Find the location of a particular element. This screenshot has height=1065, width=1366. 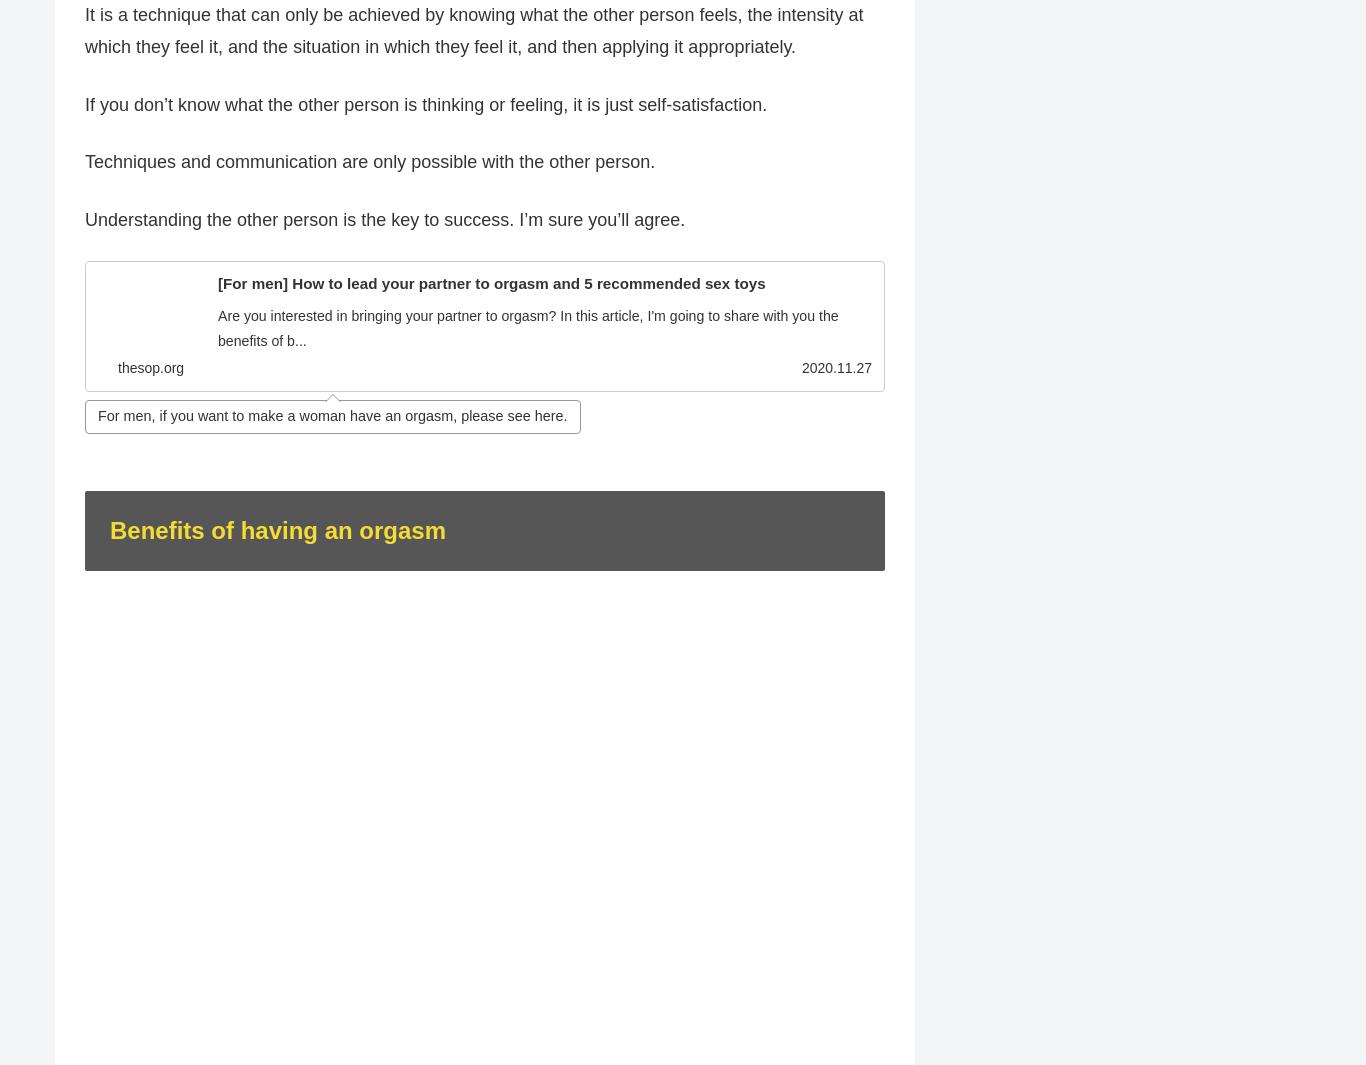

'Understanding the other person is the key to success. I’m sure you’ll agree.' is located at coordinates (383, 219).